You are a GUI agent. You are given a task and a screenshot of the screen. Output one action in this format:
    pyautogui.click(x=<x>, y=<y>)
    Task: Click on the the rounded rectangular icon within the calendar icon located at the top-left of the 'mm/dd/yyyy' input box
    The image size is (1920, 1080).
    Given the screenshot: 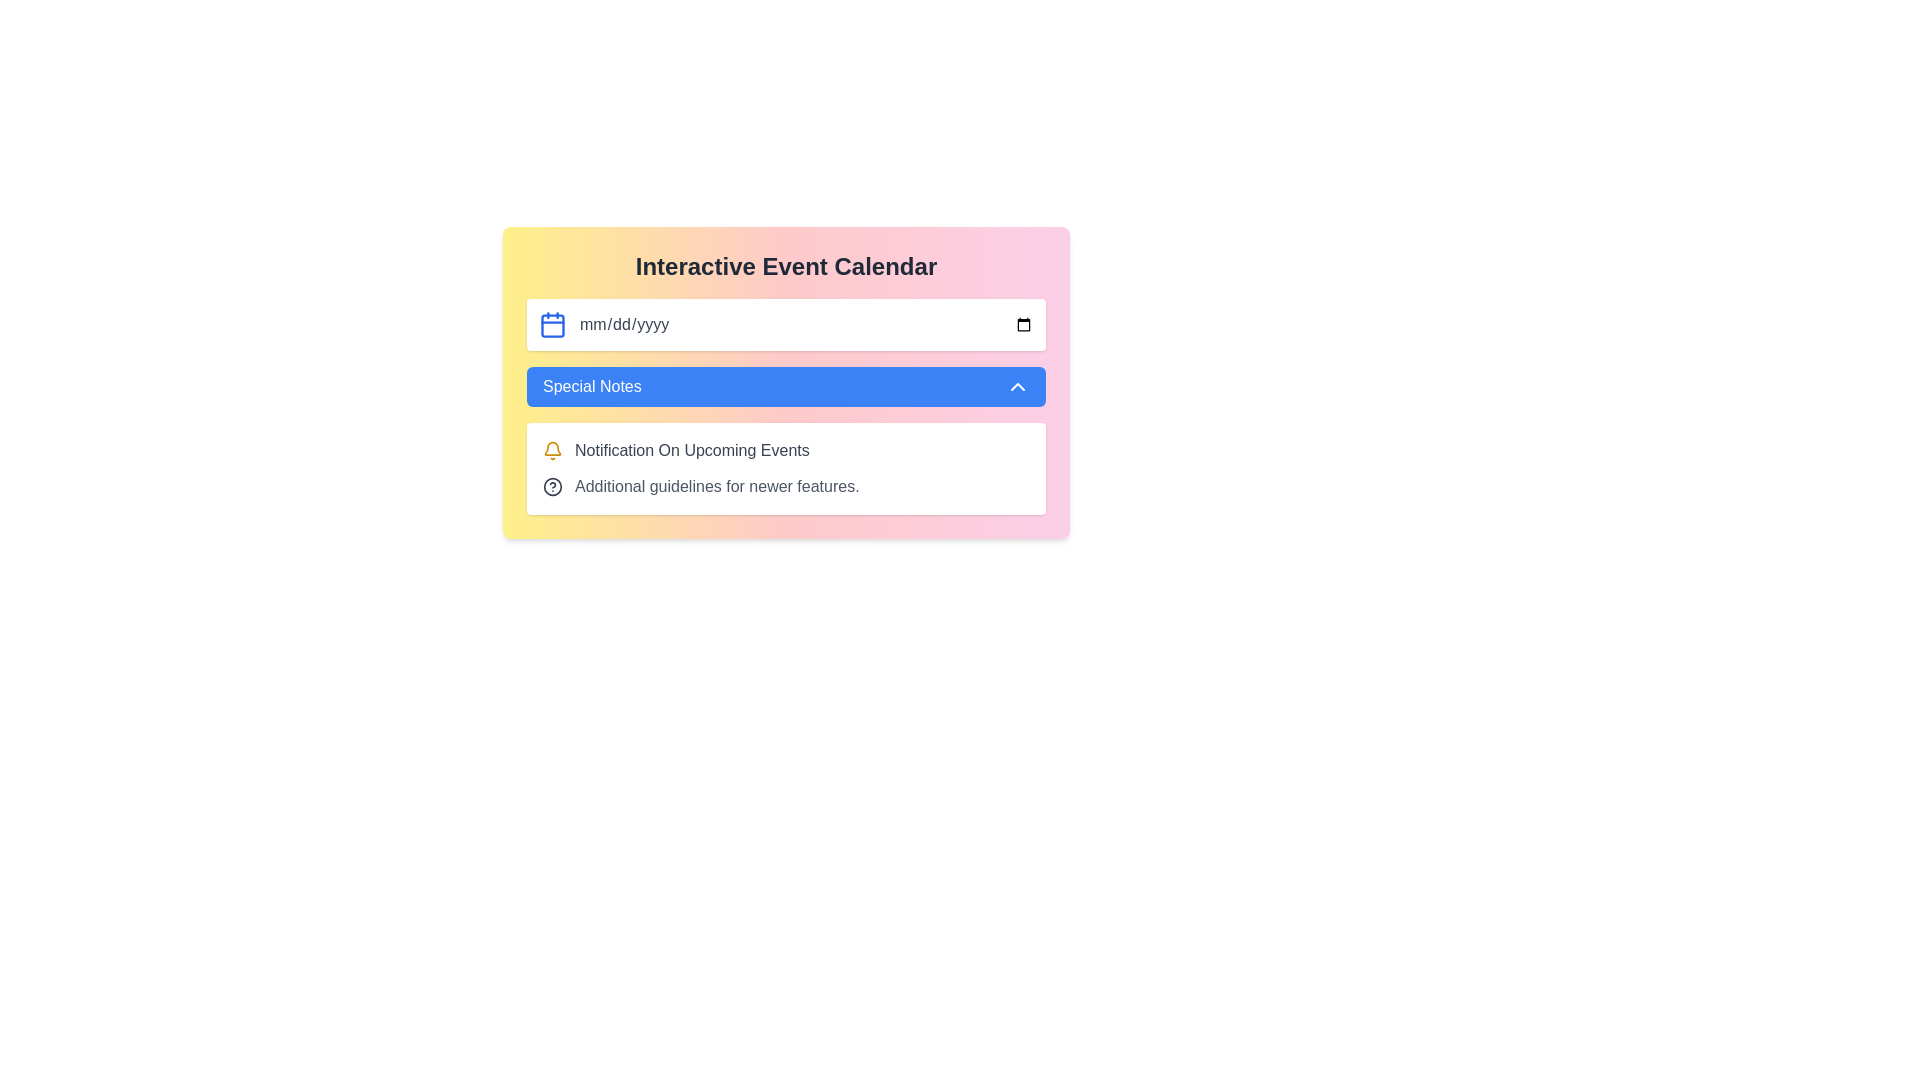 What is the action you would take?
    pyautogui.click(x=552, y=325)
    